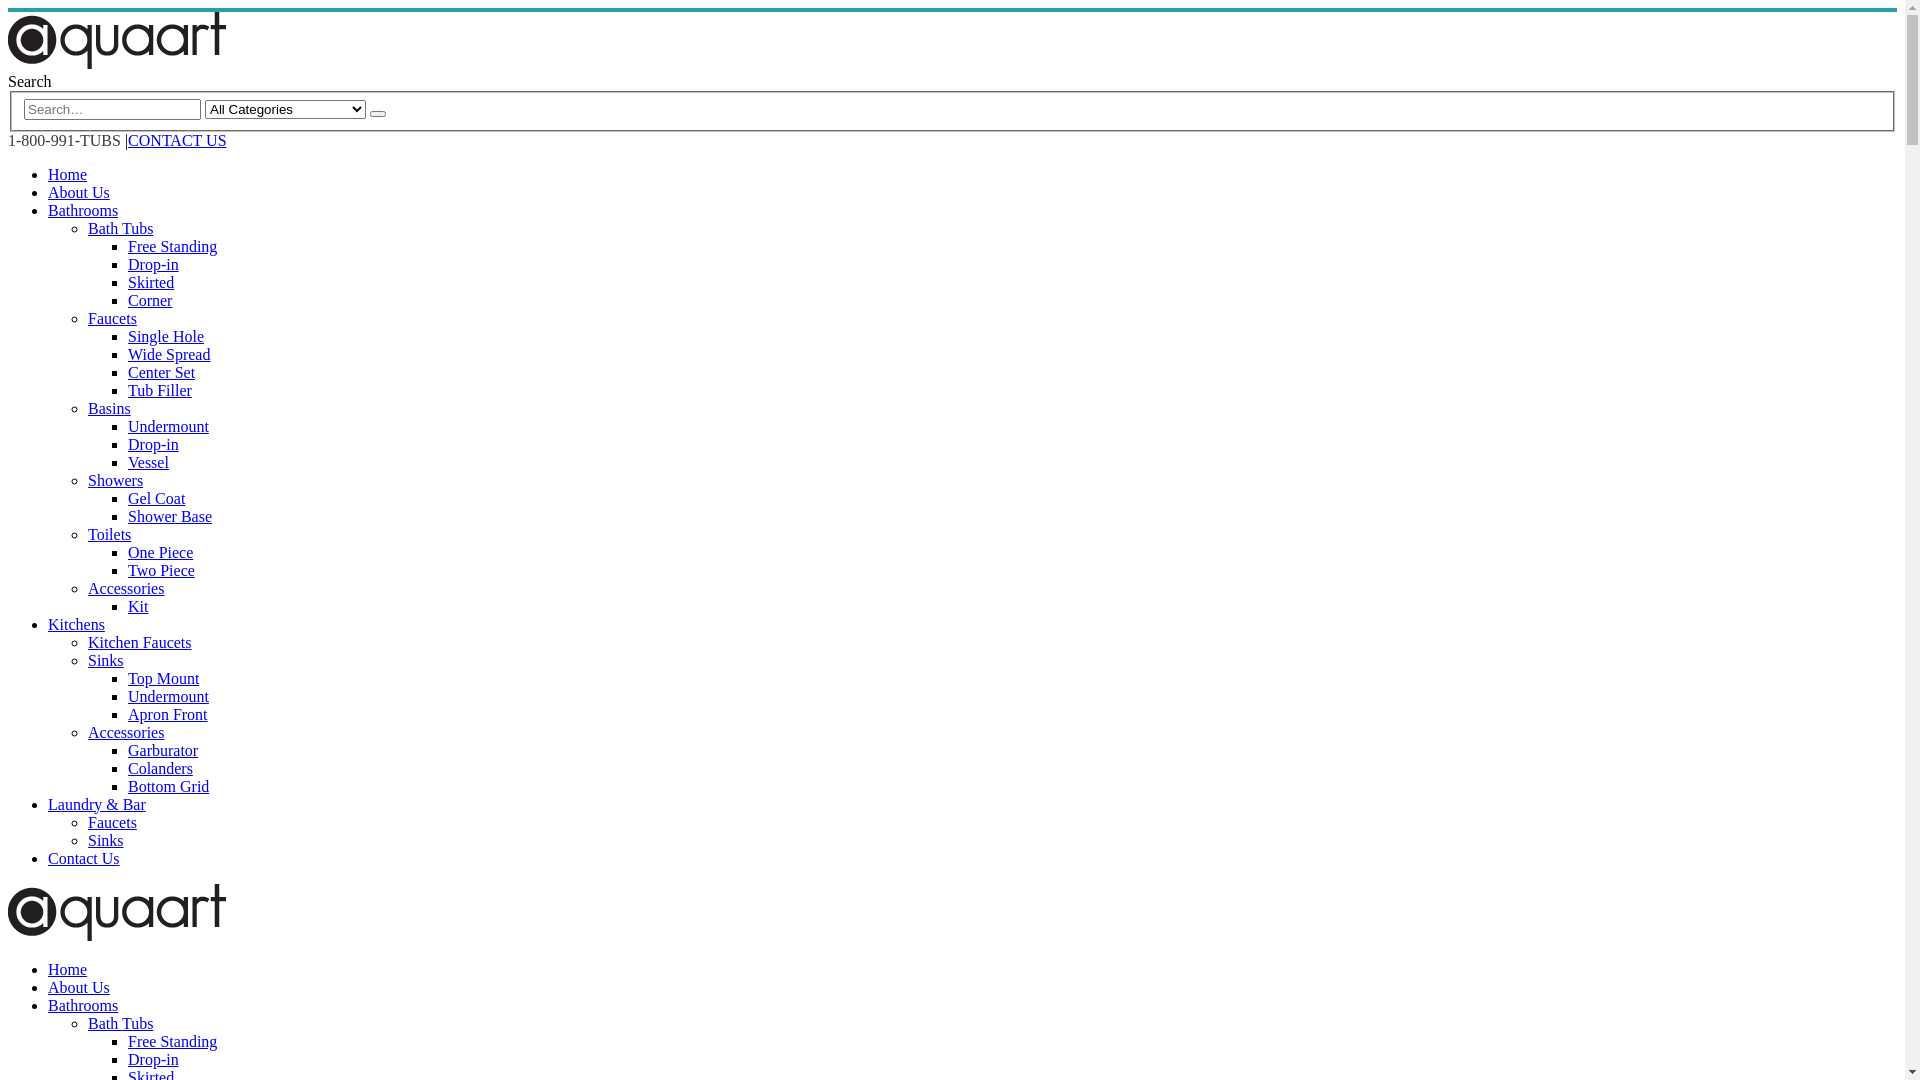  Describe the element at coordinates (168, 695) in the screenshot. I see `'Undermount'` at that location.